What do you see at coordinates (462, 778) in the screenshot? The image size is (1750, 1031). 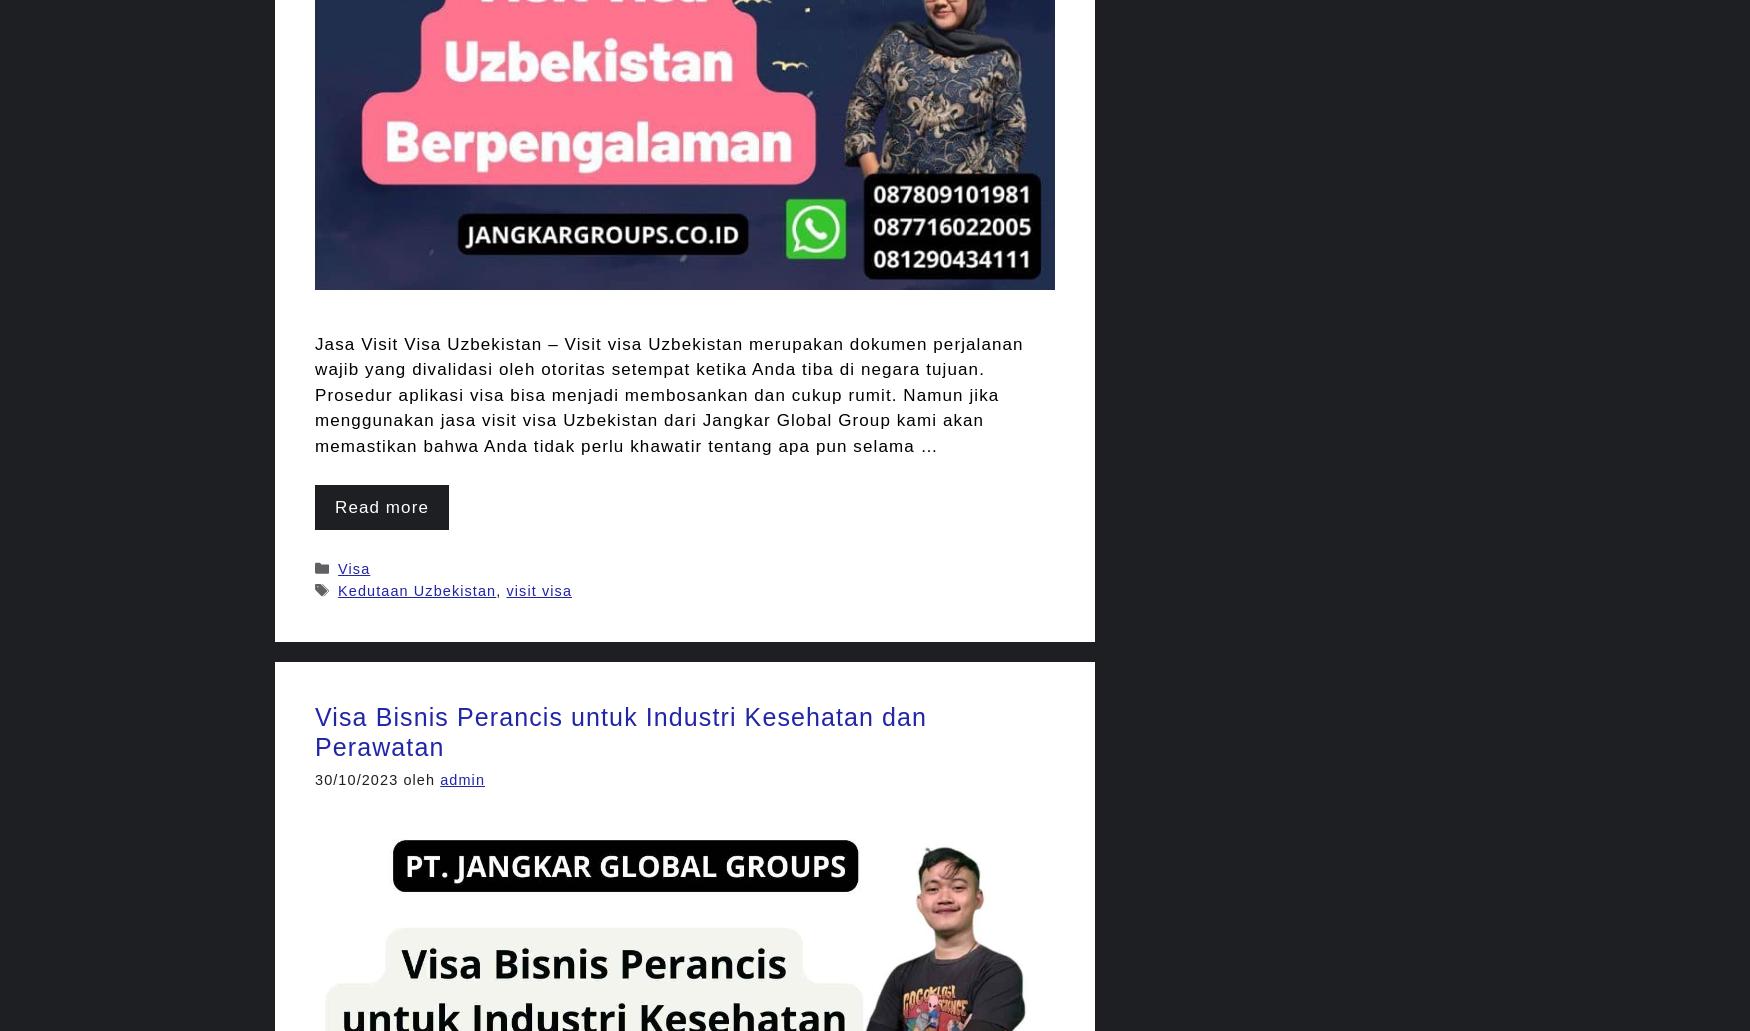 I see `'admin'` at bounding box center [462, 778].